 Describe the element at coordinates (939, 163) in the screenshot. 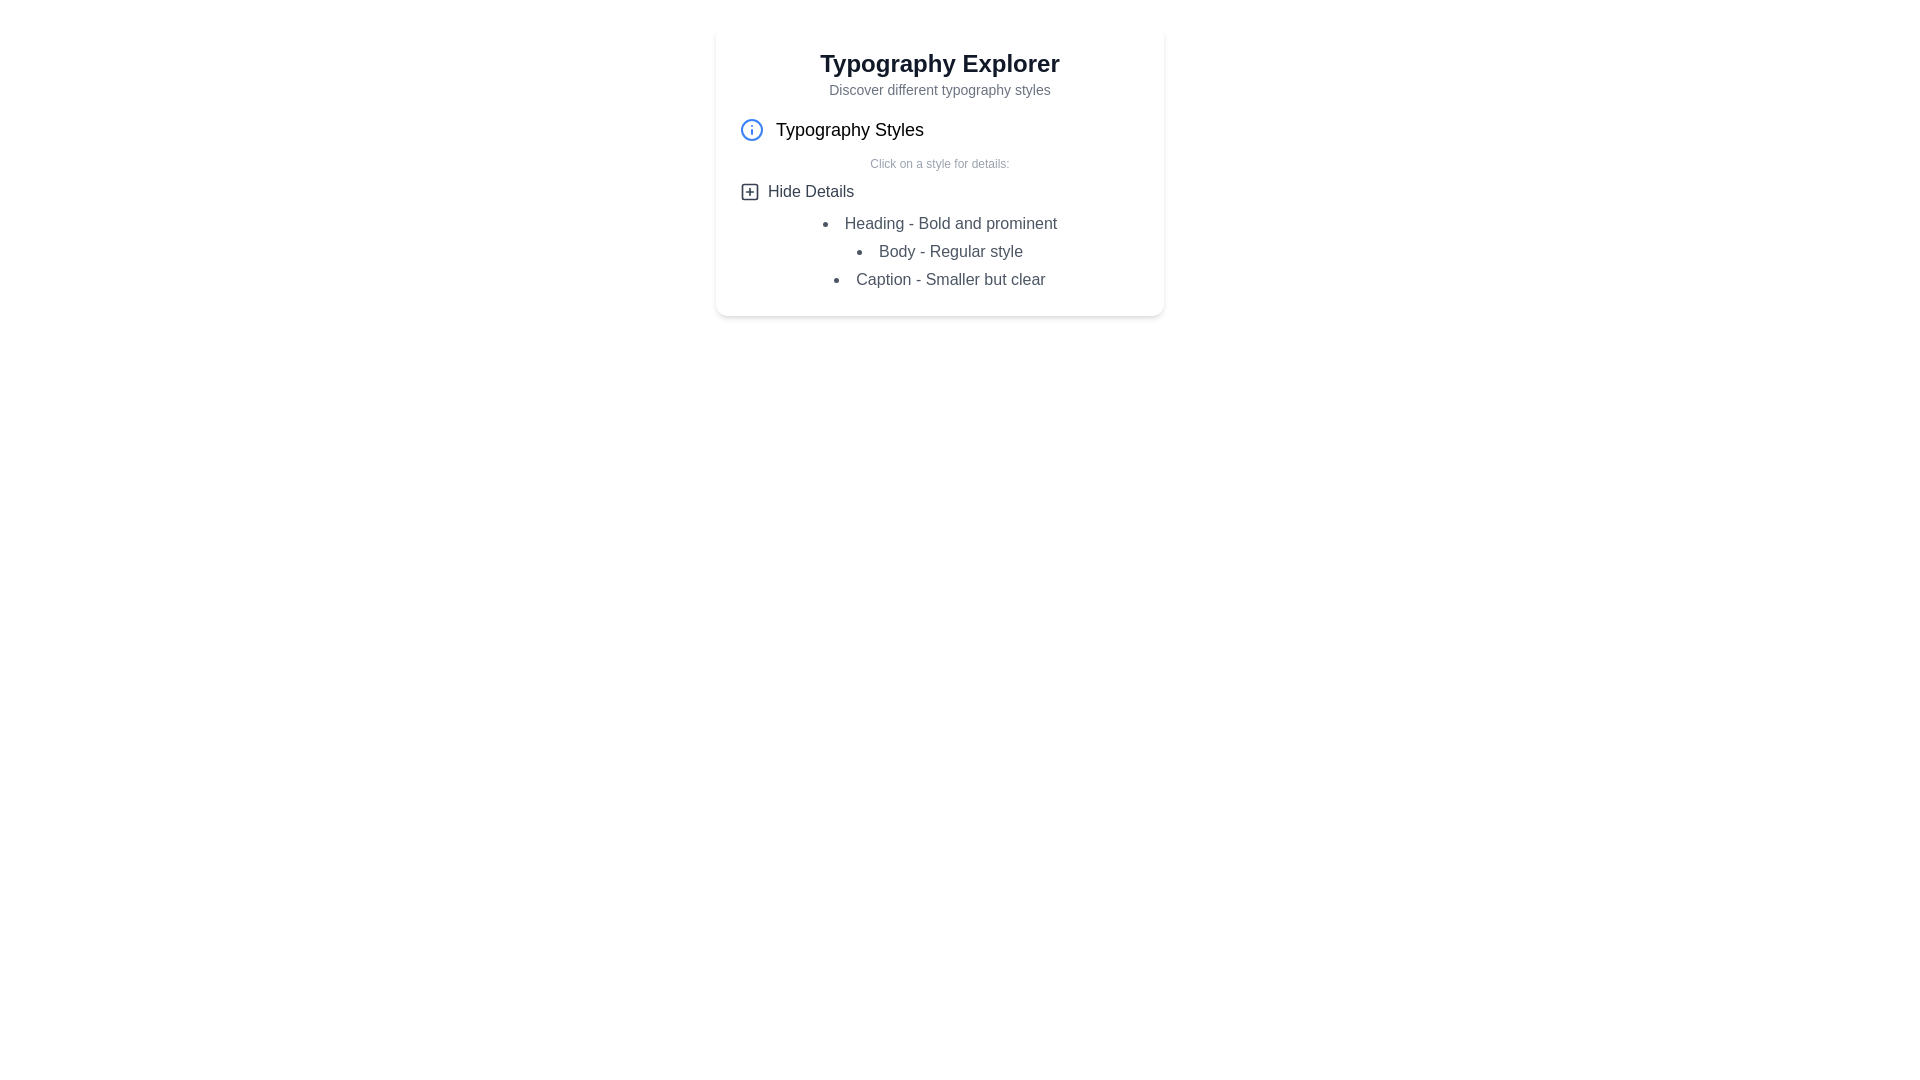

I see `instructional message displayed in the Text Label, which is positioned centrally below the title 'Typography Styles' and above the 'Hide Details' button` at that location.